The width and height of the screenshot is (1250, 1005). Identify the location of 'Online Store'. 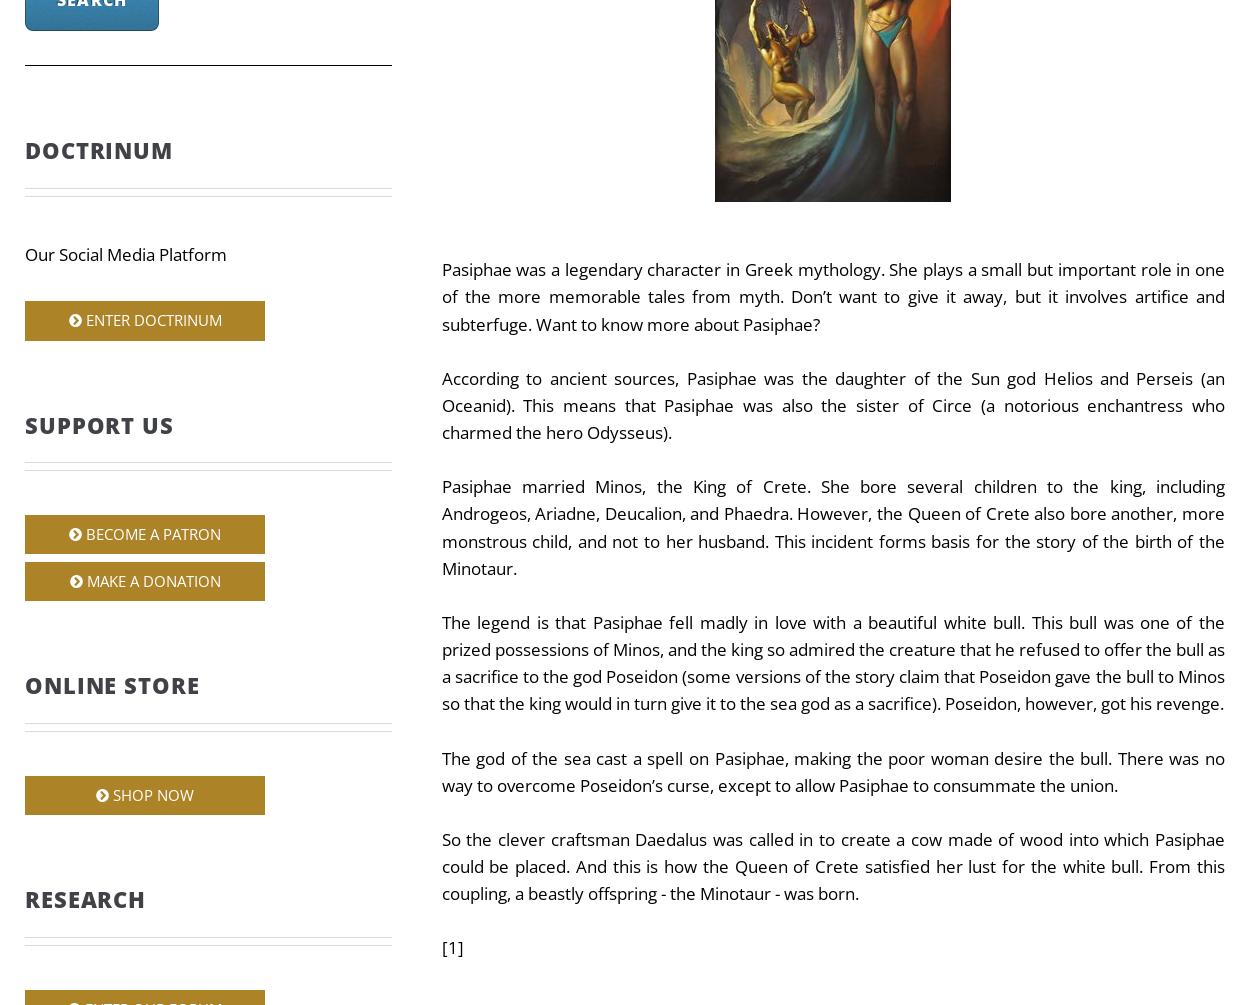
(111, 685).